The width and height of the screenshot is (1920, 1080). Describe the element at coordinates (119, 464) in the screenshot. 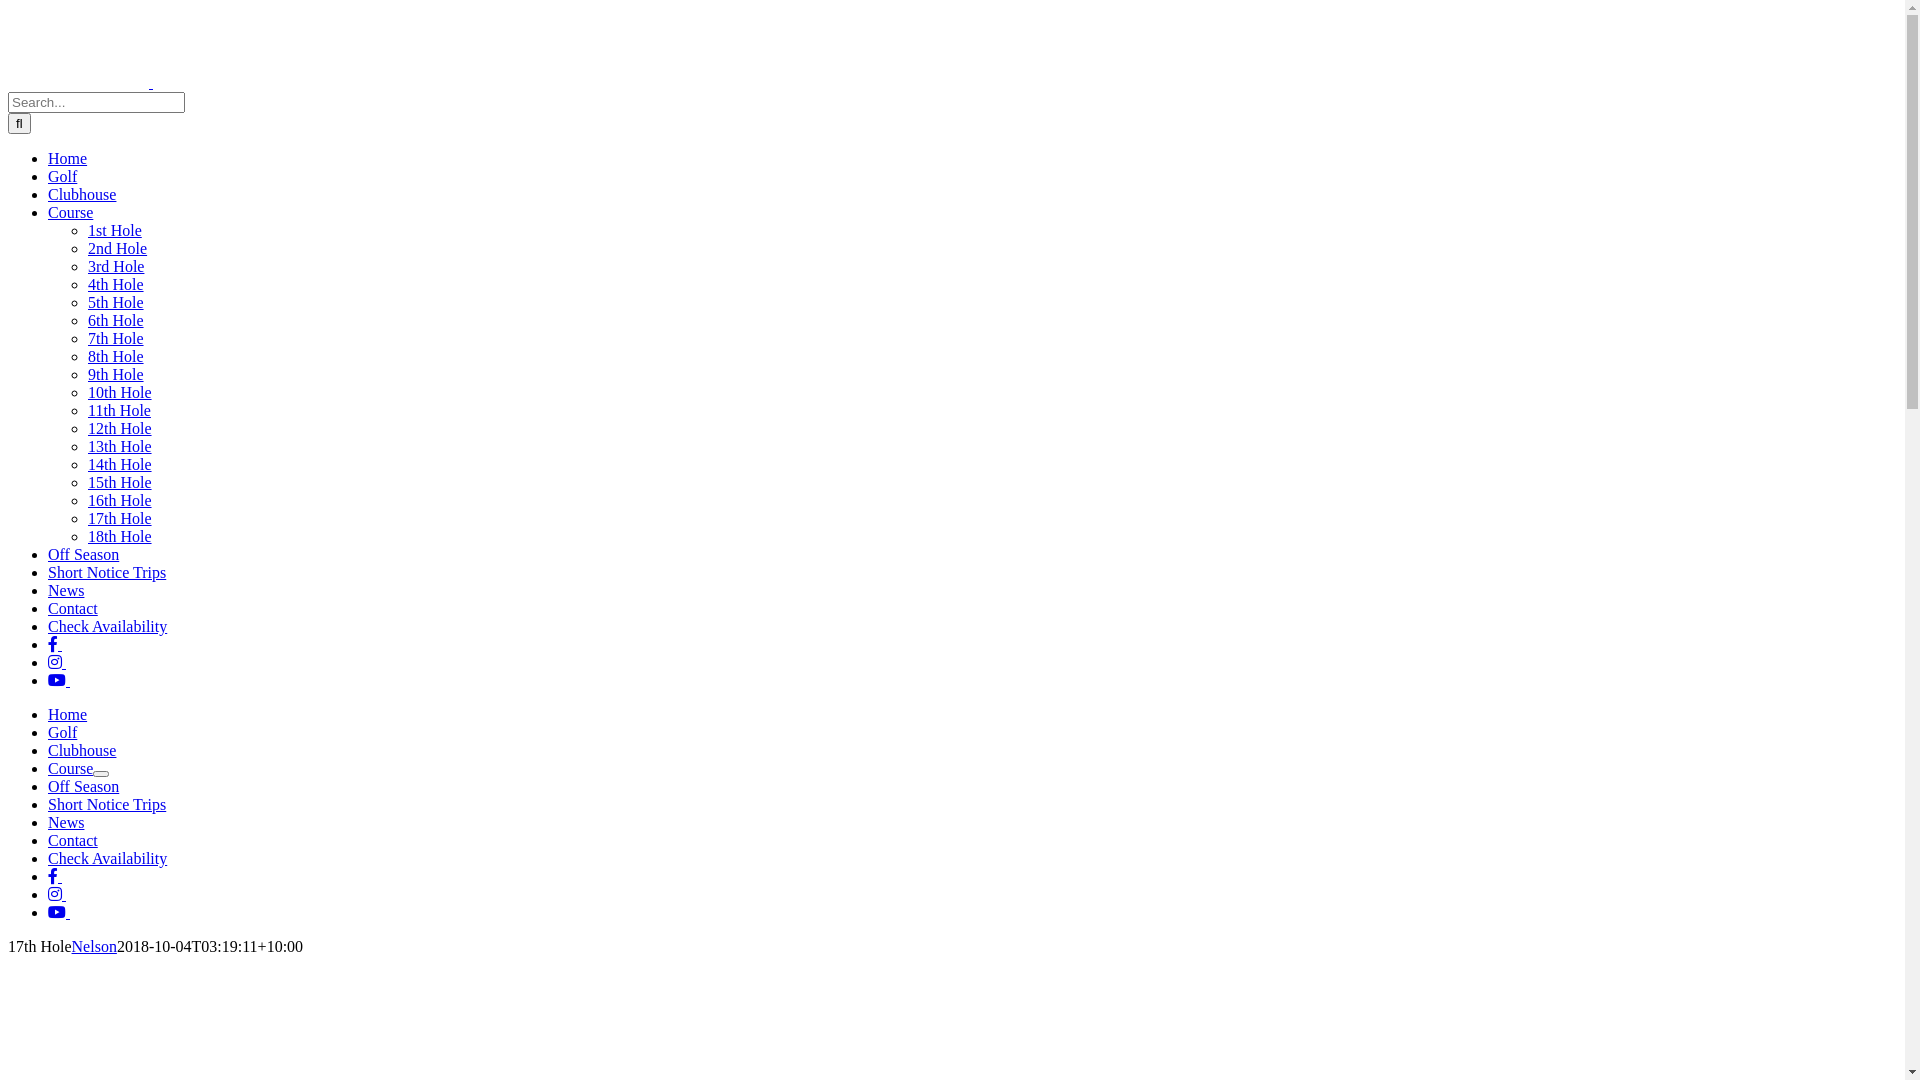

I see `'14th Hole'` at that location.